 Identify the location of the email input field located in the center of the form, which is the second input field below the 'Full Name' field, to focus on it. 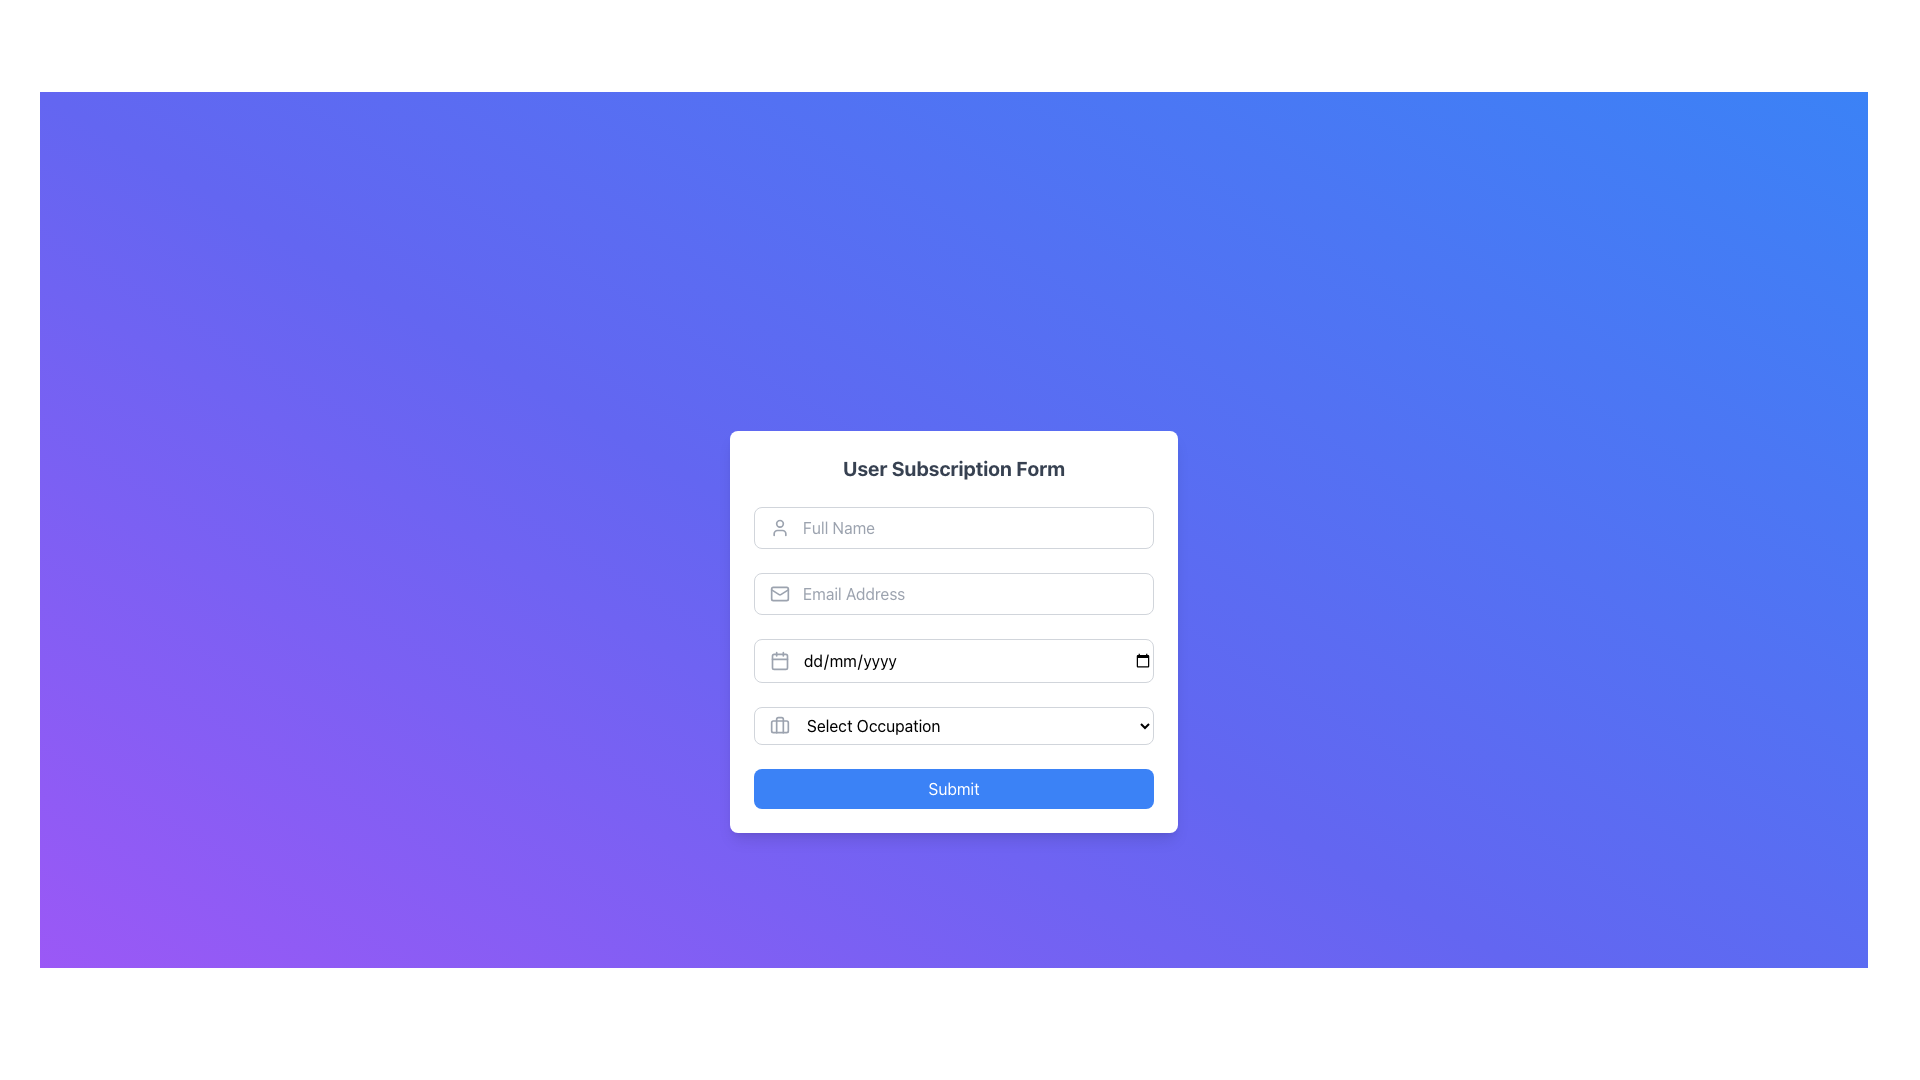
(953, 593).